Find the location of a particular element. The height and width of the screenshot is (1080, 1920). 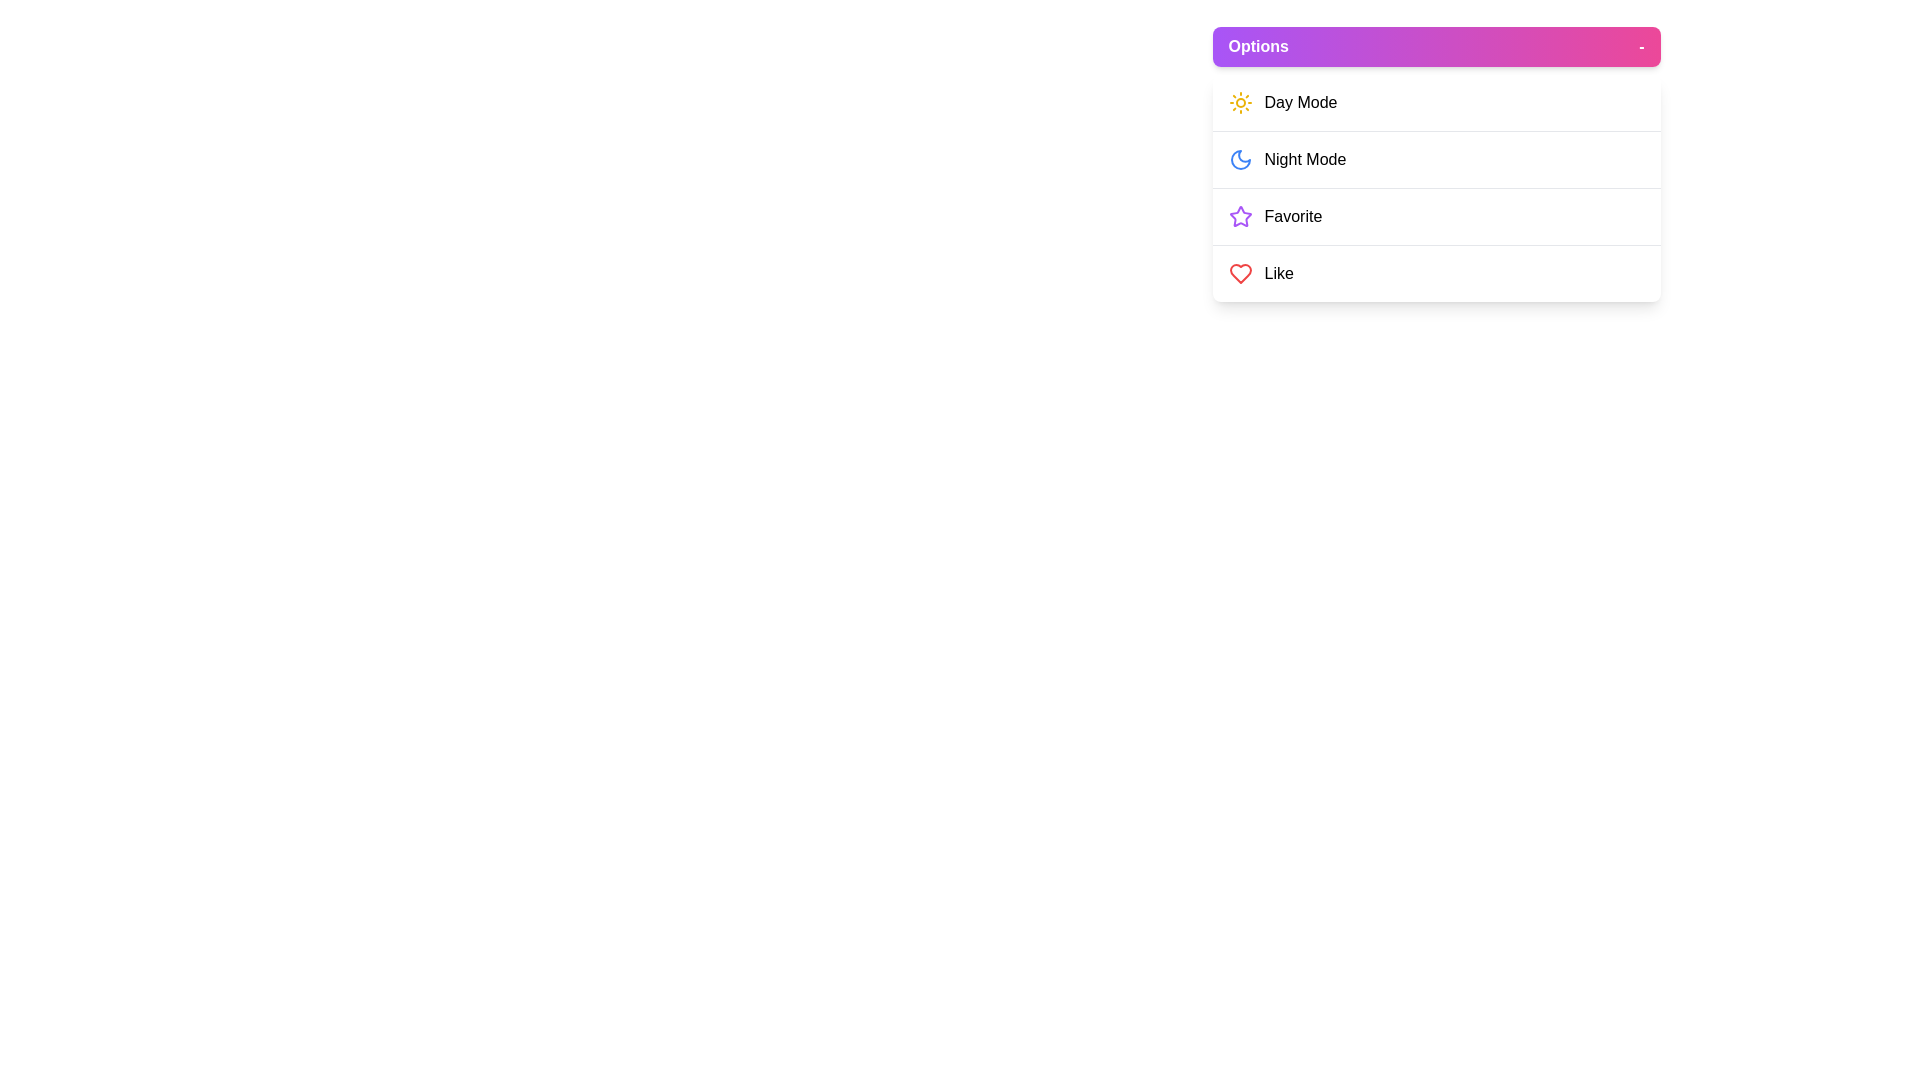

the menu item Favorite to highlight it is located at coordinates (1435, 216).